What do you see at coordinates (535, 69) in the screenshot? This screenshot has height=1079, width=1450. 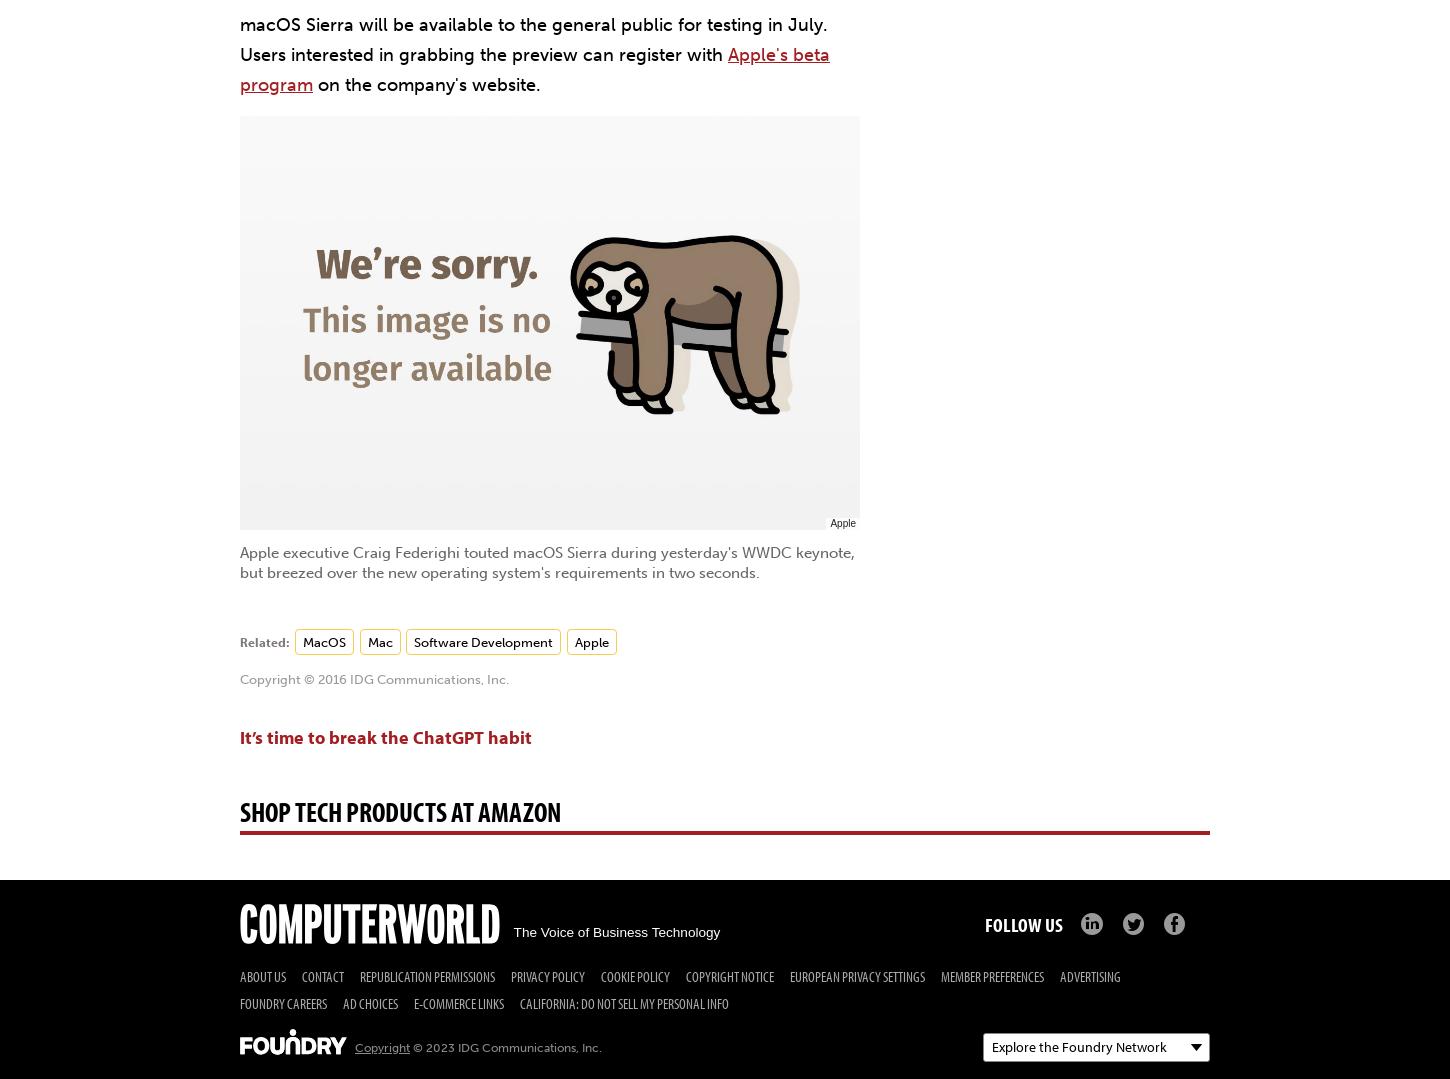 I see `'Apple's beta program'` at bounding box center [535, 69].